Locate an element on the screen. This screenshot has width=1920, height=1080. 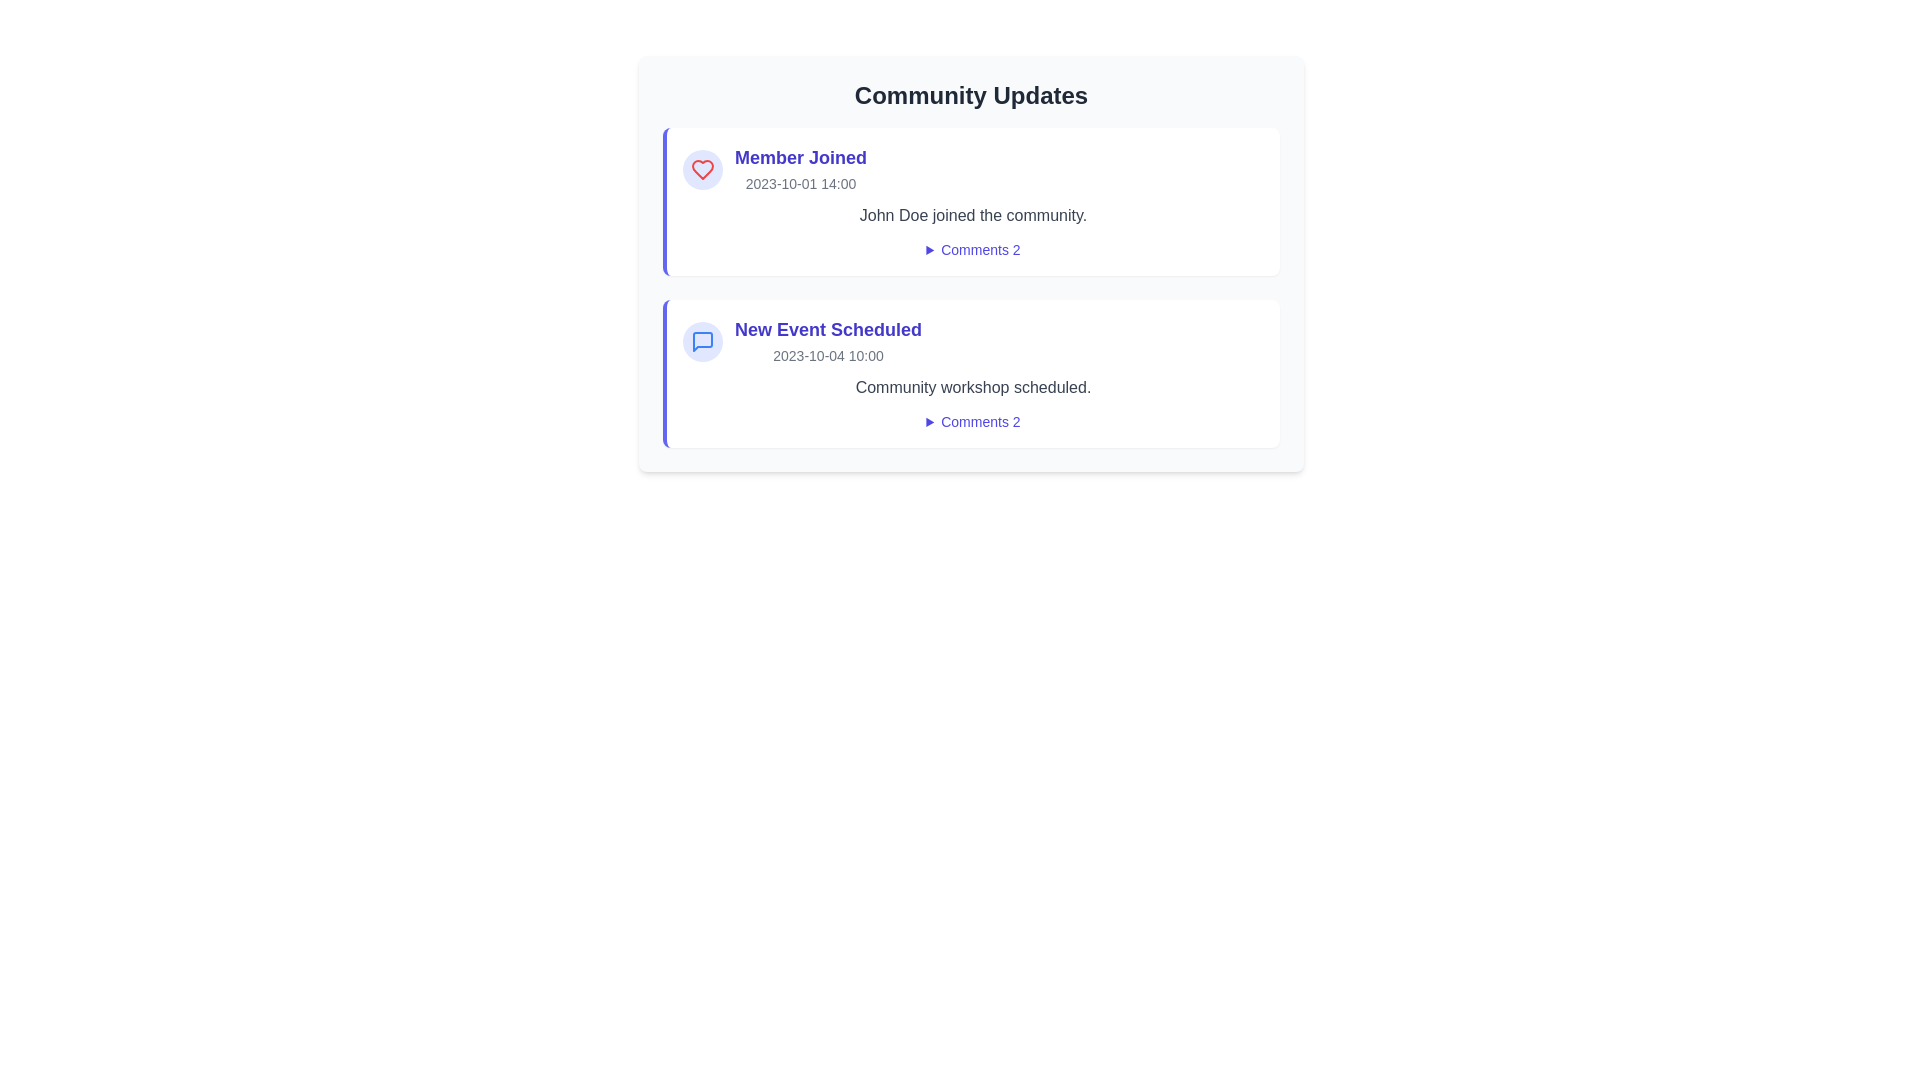
the heart-shaped icon outlined in red, located in the top-left quadrant of the 'Community Updates' area, adjacent to the 'Member Joined' title is located at coordinates (702, 168).